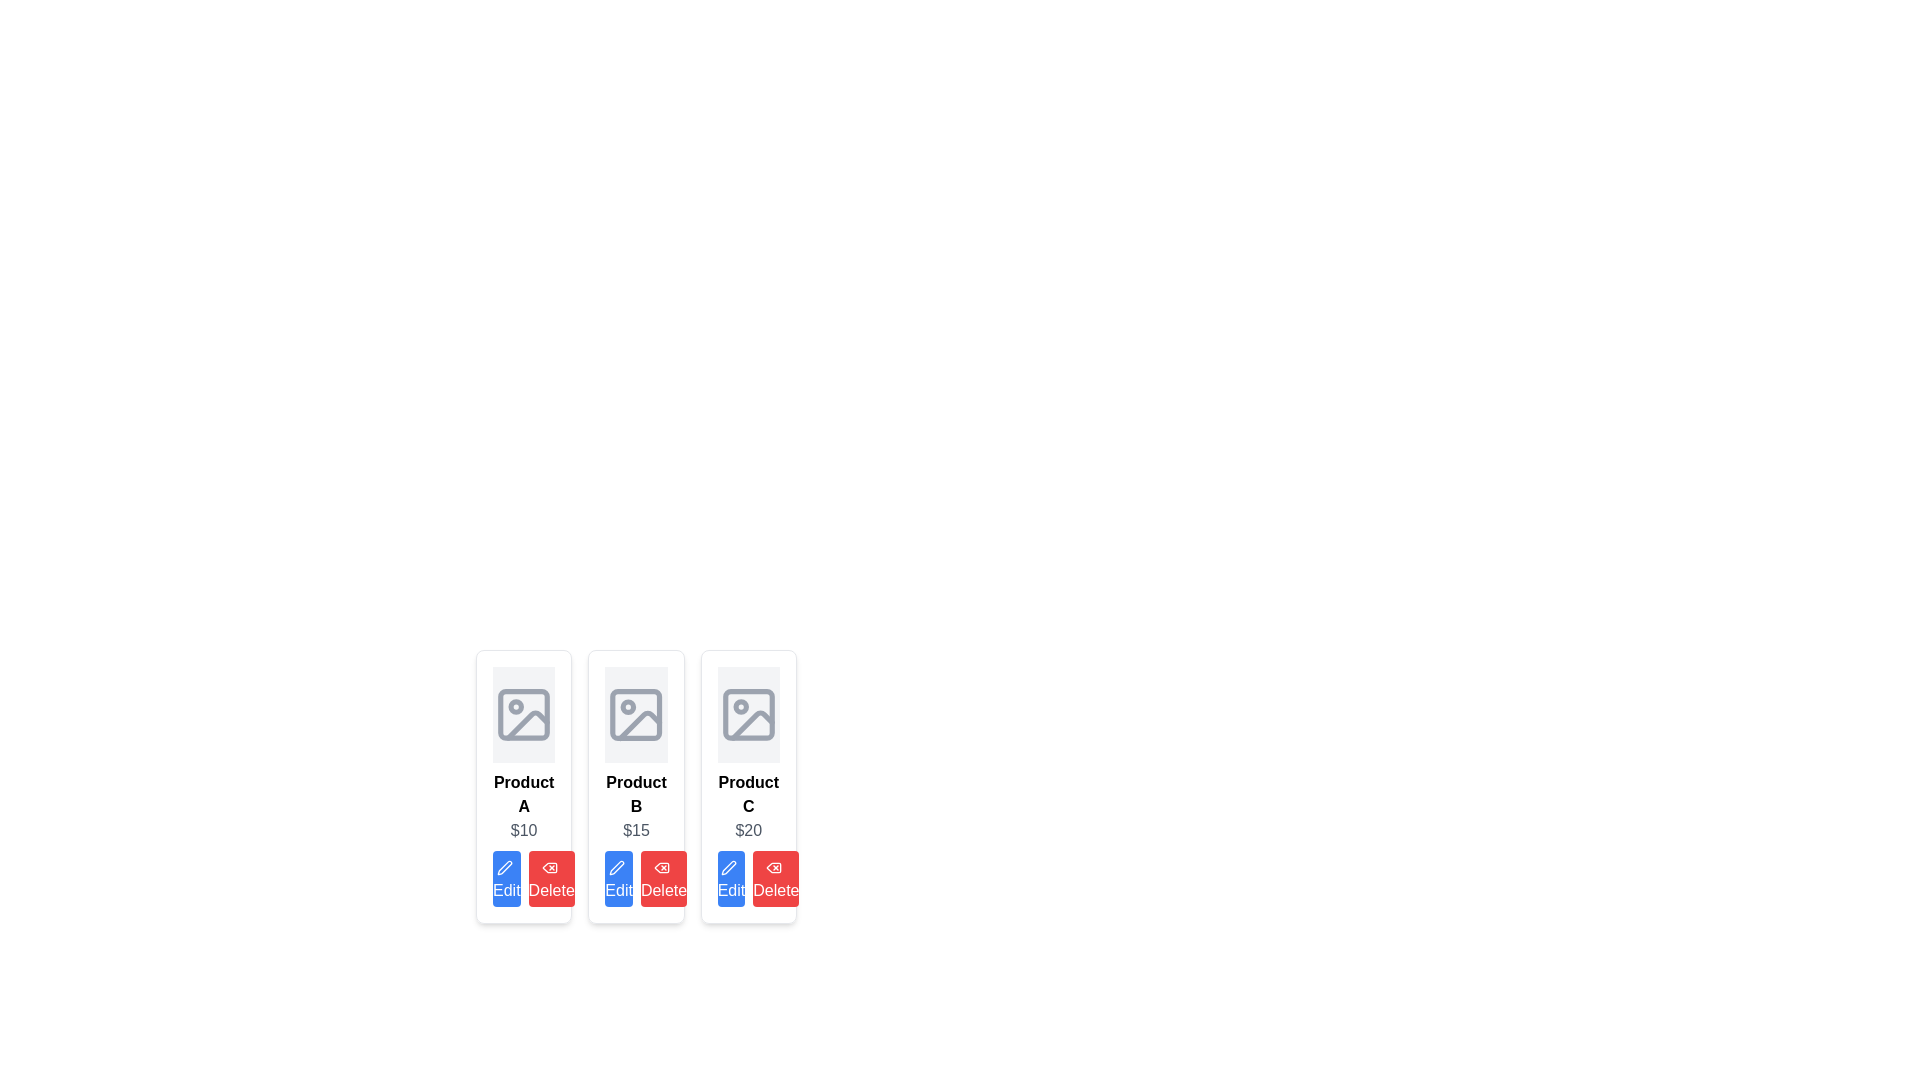 Image resolution: width=1920 pixels, height=1080 pixels. I want to click on the 'Edit' button located in the Action buttons set for 'Product B' to modify the product details, so click(635, 878).